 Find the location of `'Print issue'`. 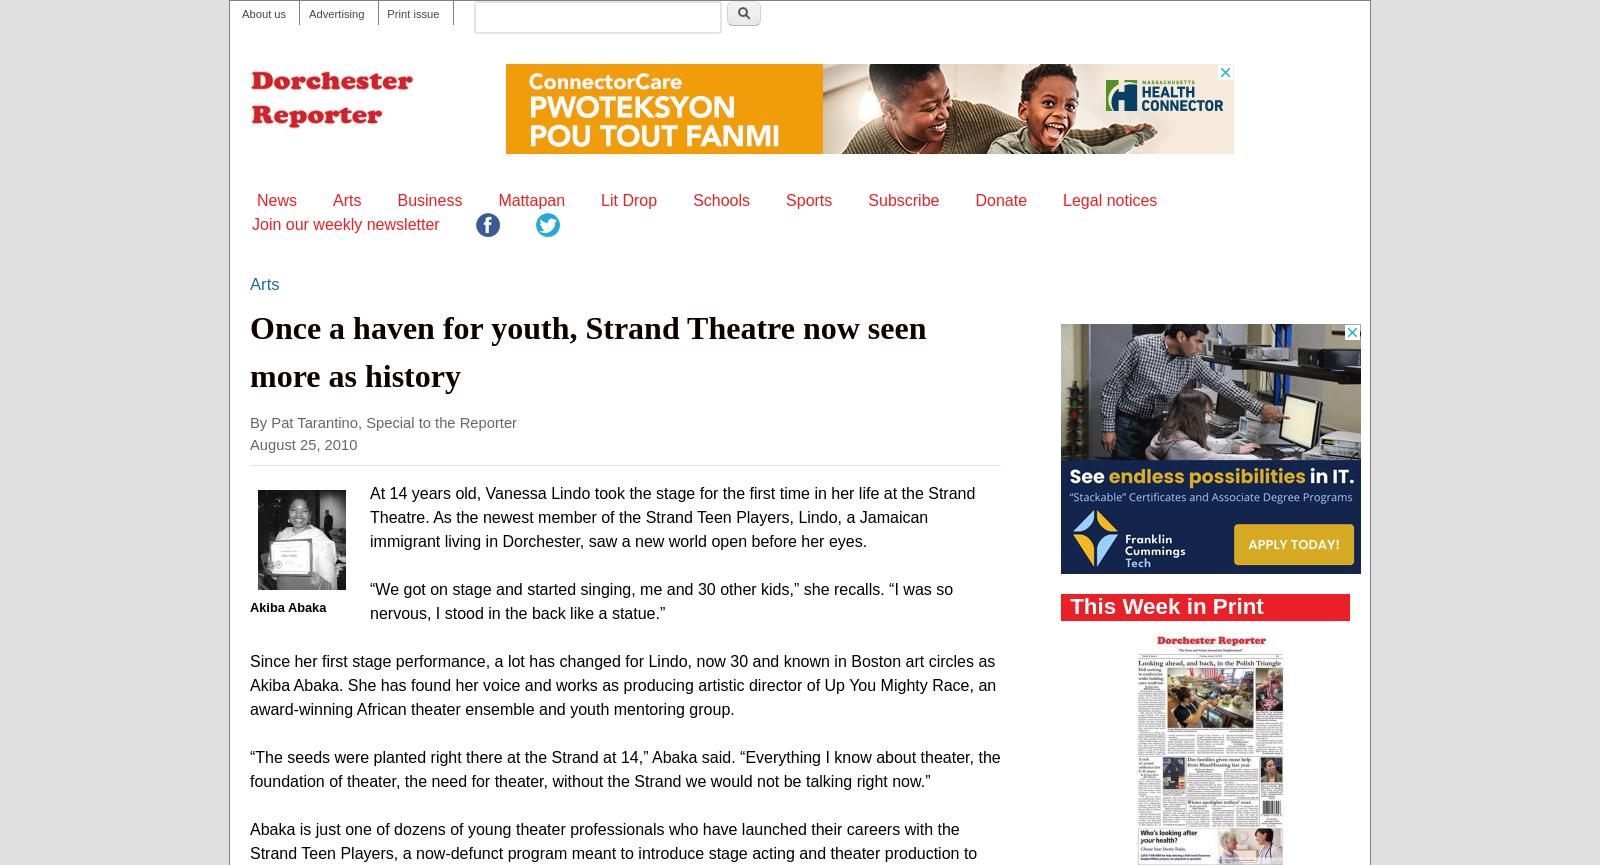

'Print issue' is located at coordinates (387, 14).